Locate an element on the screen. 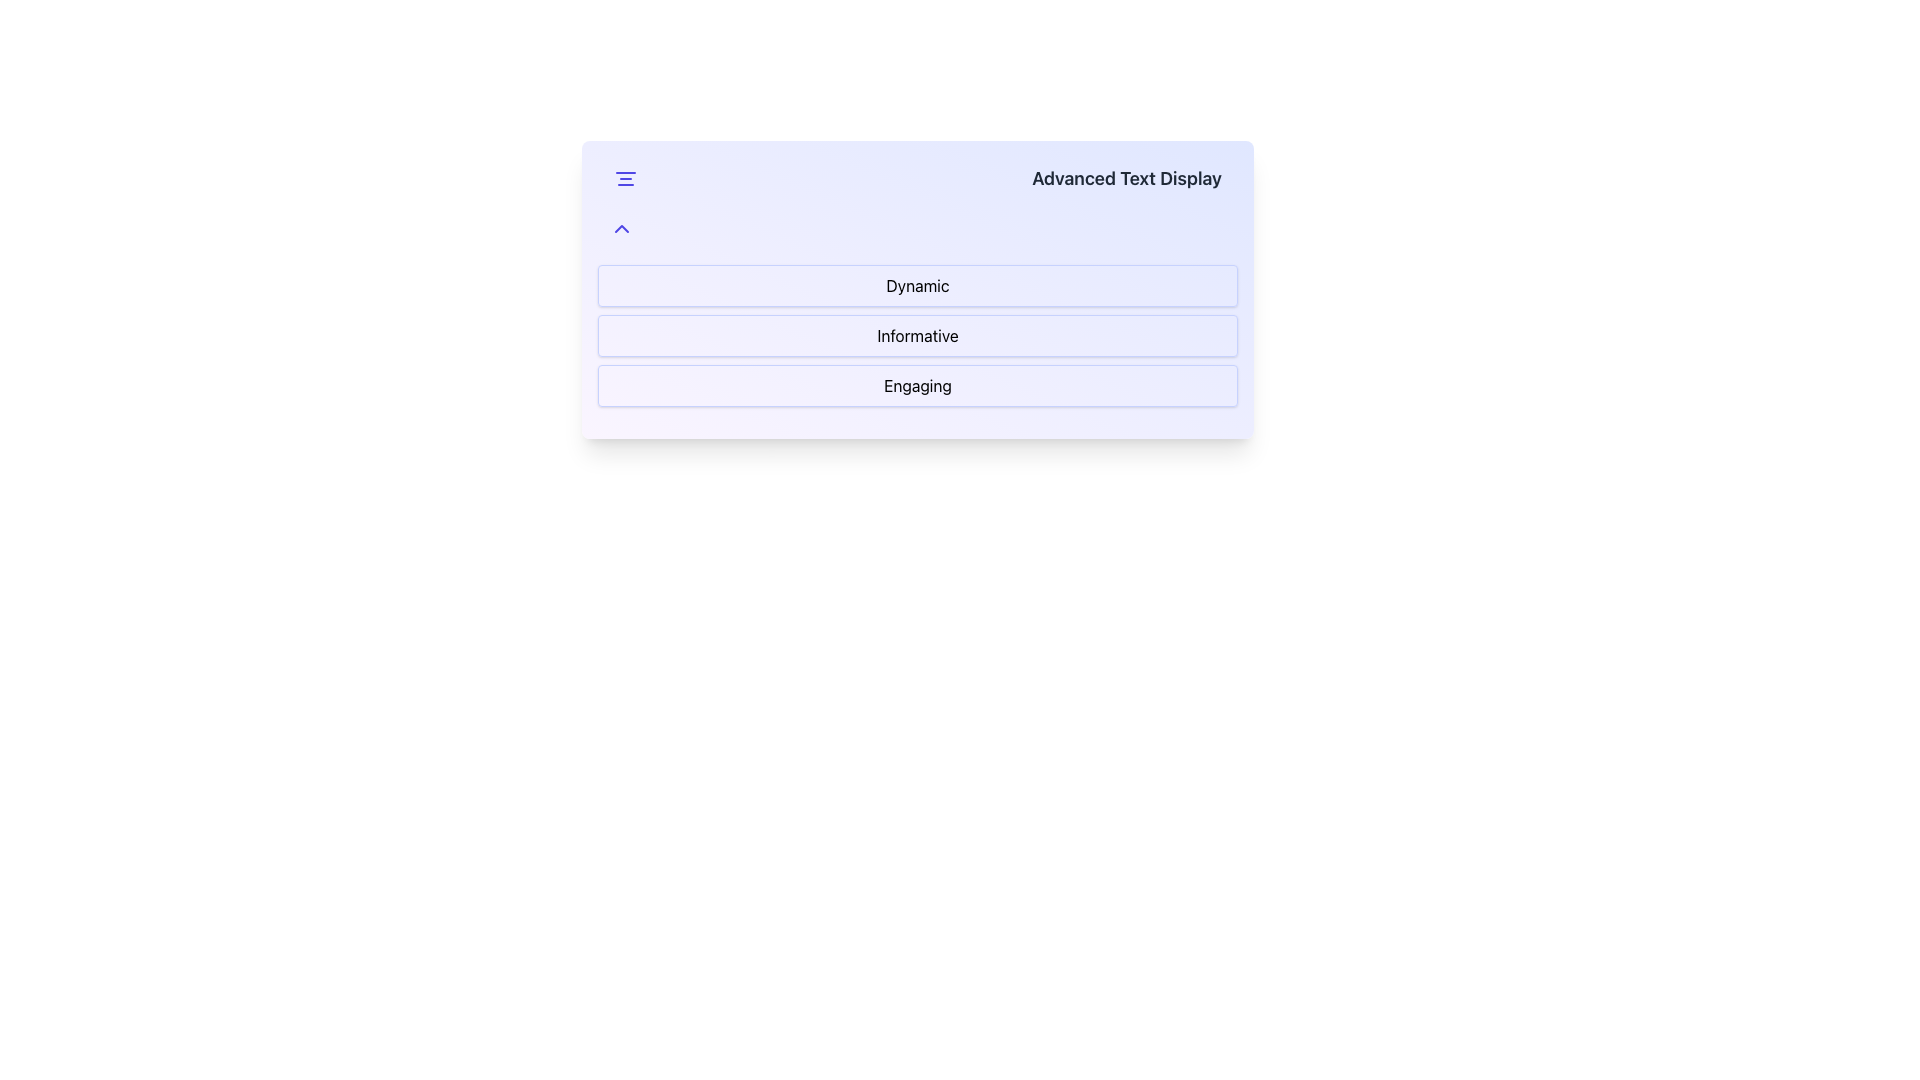  the Chevron-Up icon located near the top-left corner of the interface is located at coordinates (621, 227).